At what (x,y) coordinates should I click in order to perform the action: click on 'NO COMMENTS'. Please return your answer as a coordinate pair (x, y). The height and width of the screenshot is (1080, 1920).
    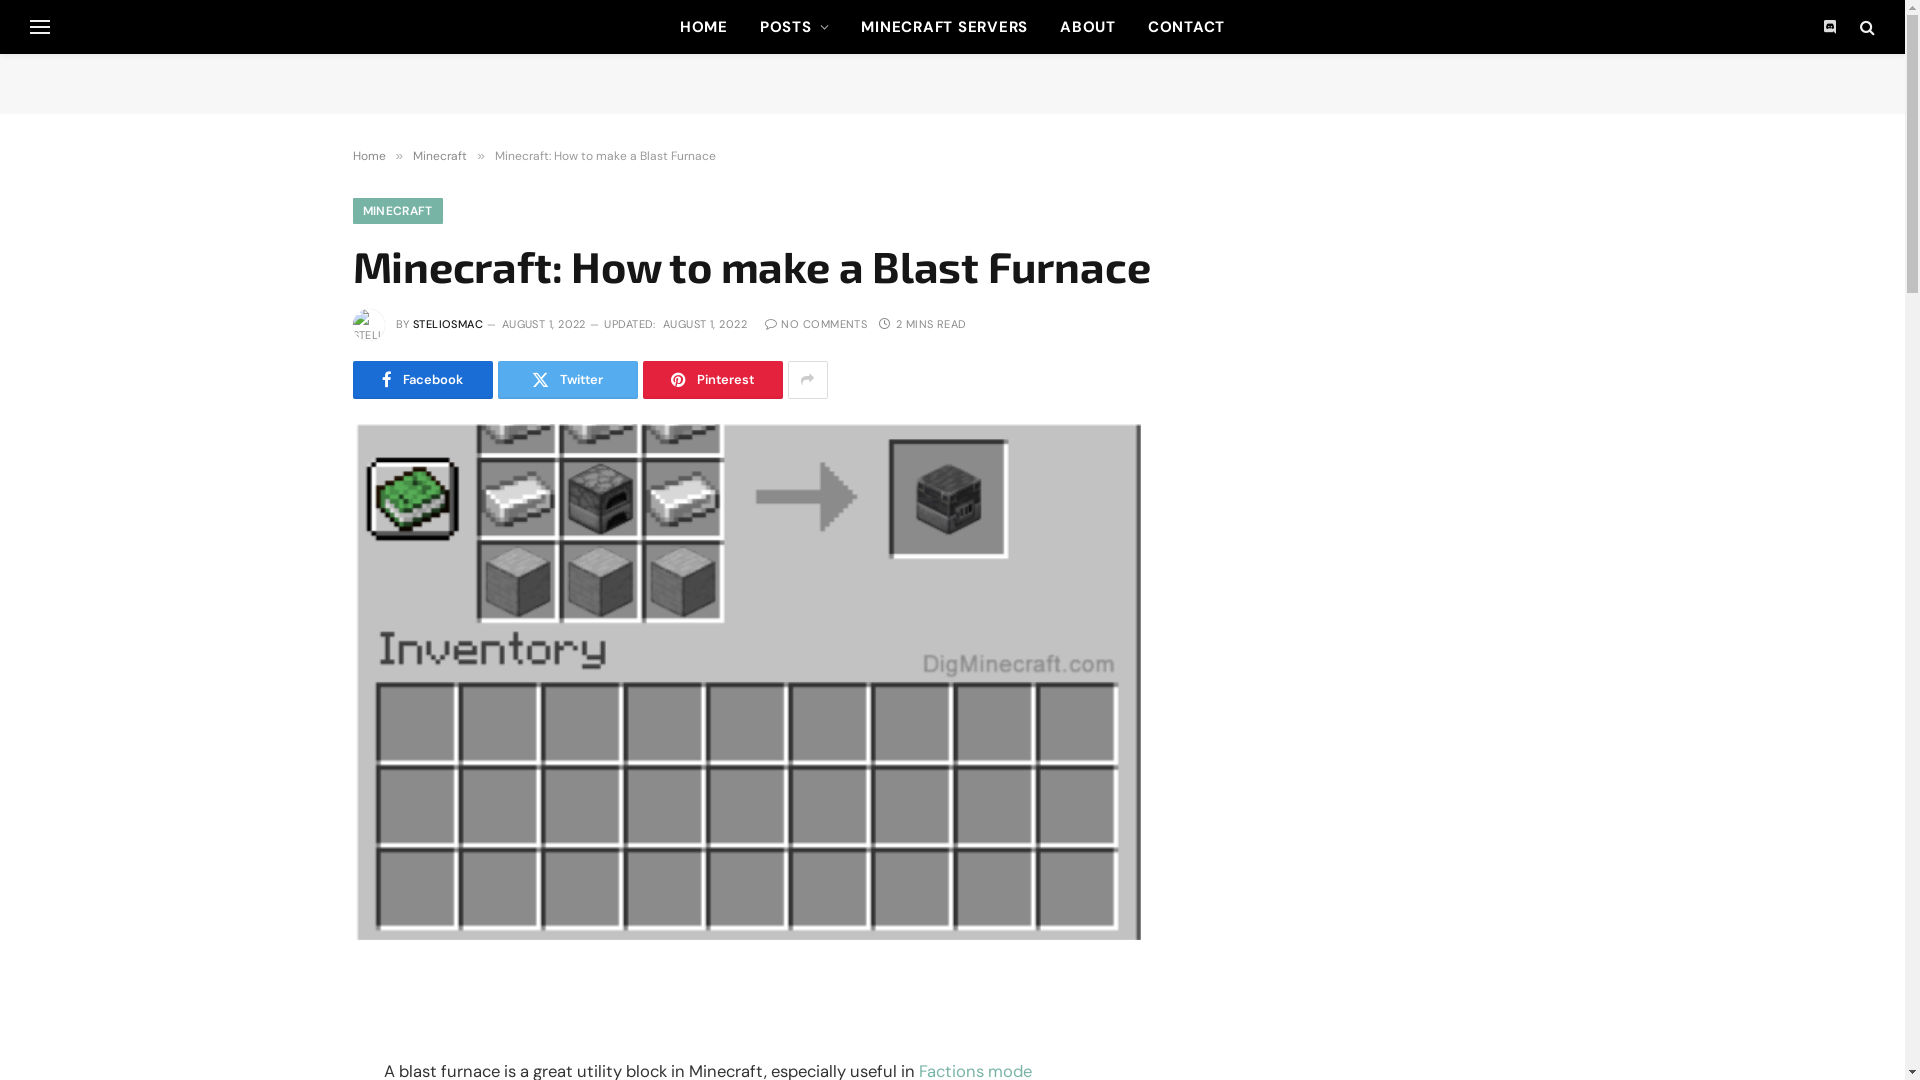
    Looking at the image, I should click on (816, 323).